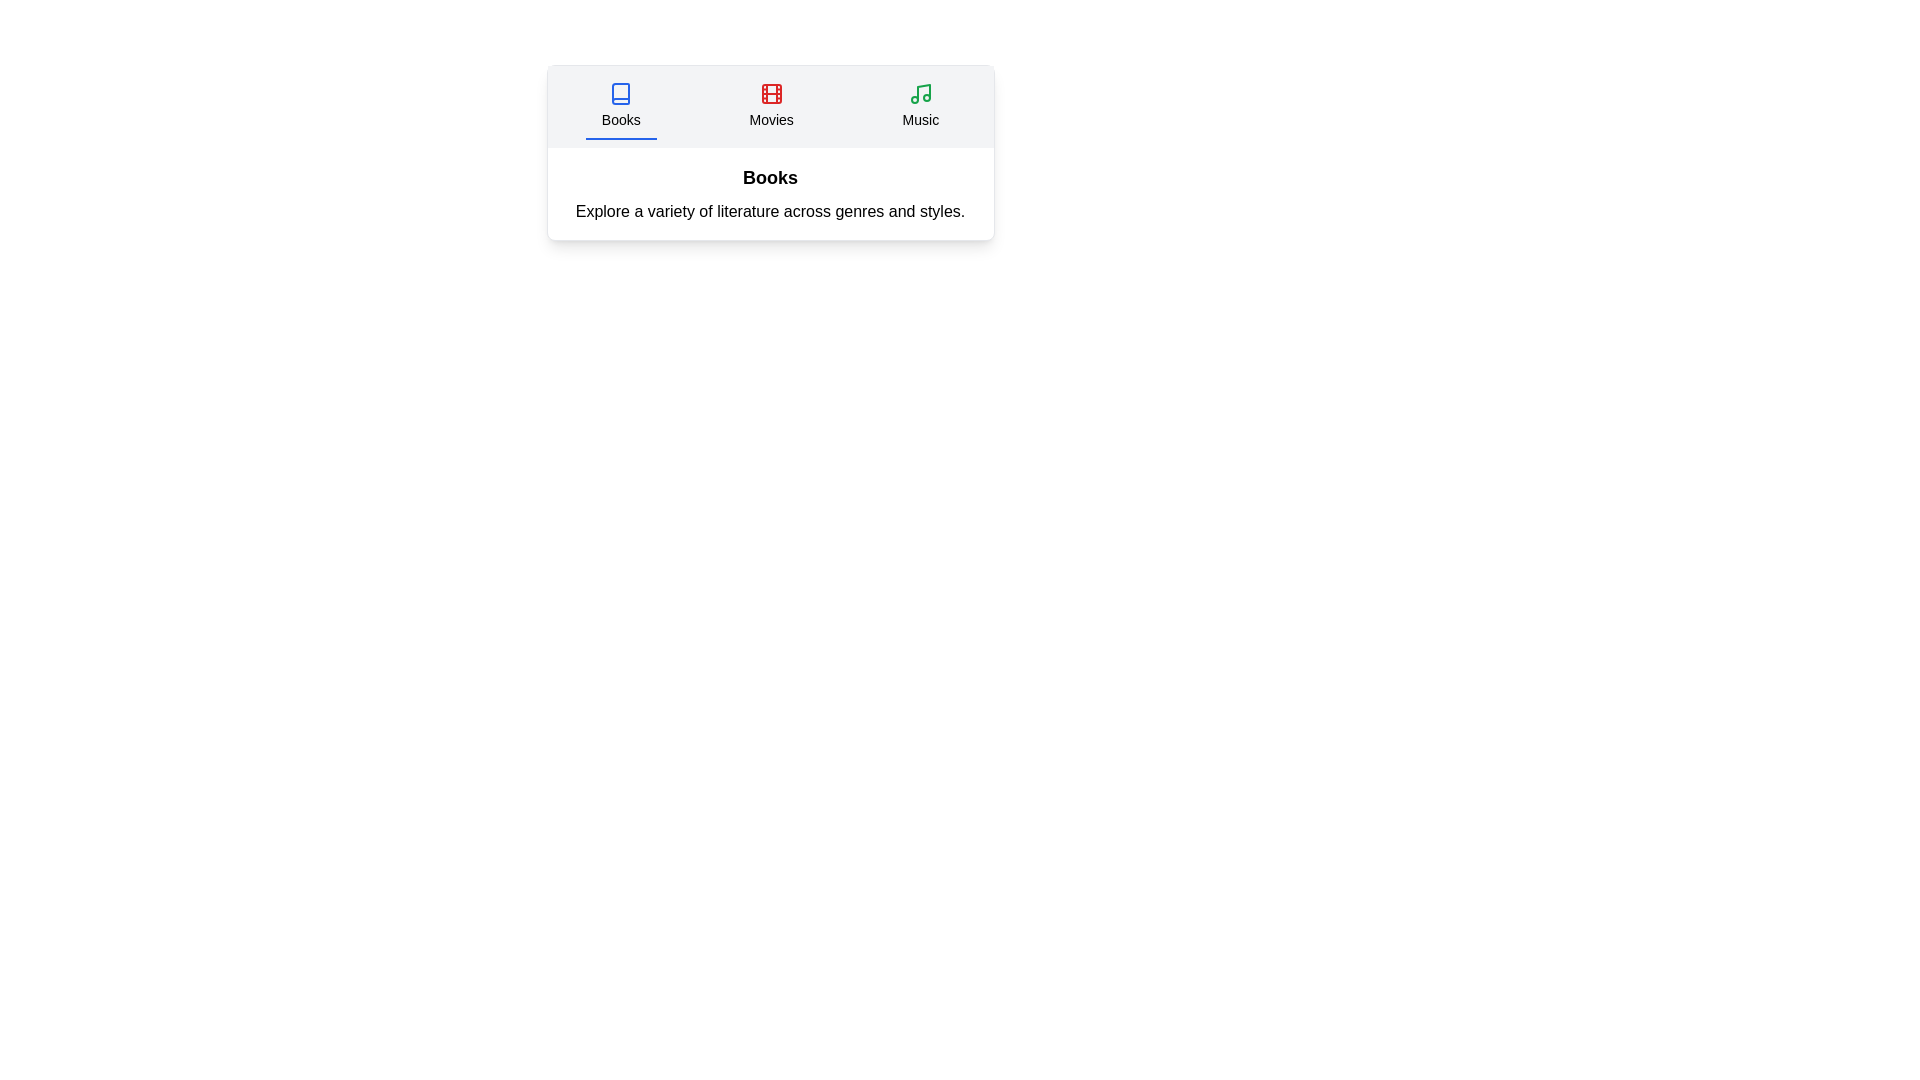 The width and height of the screenshot is (1920, 1080). I want to click on the Music tab to select it, so click(919, 107).